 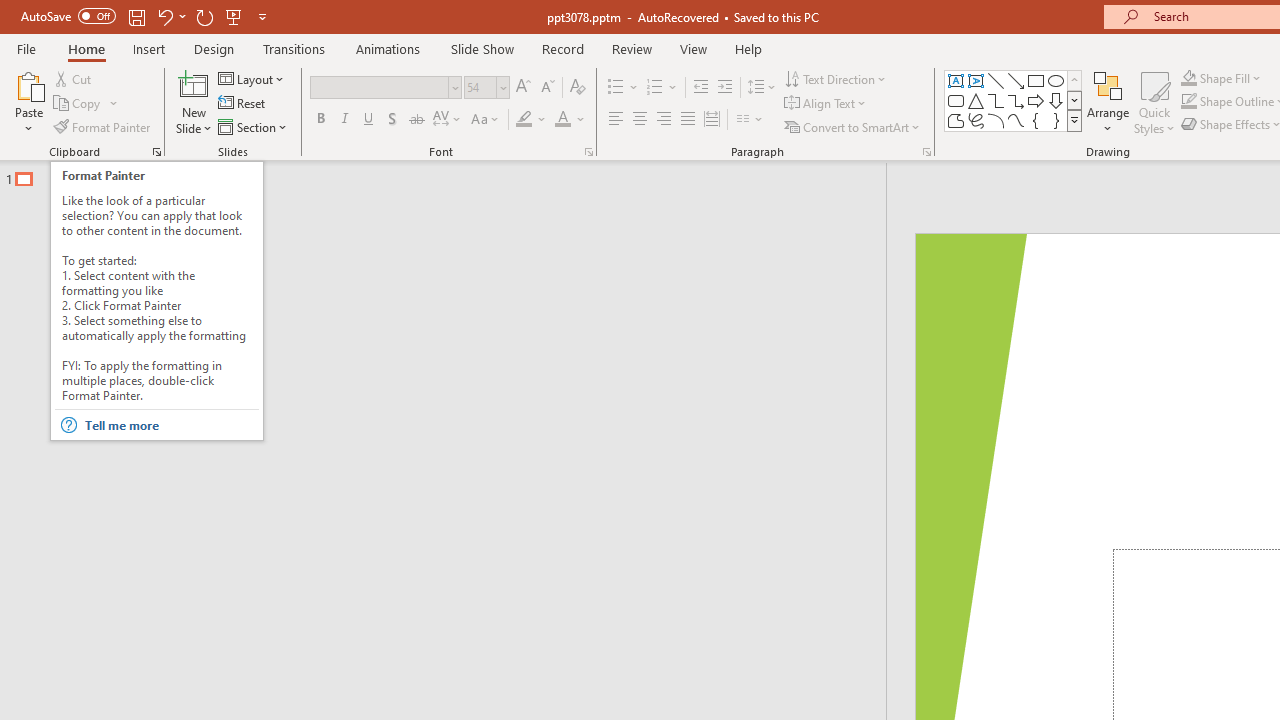 I want to click on 'Tell me more', so click(x=170, y=424).